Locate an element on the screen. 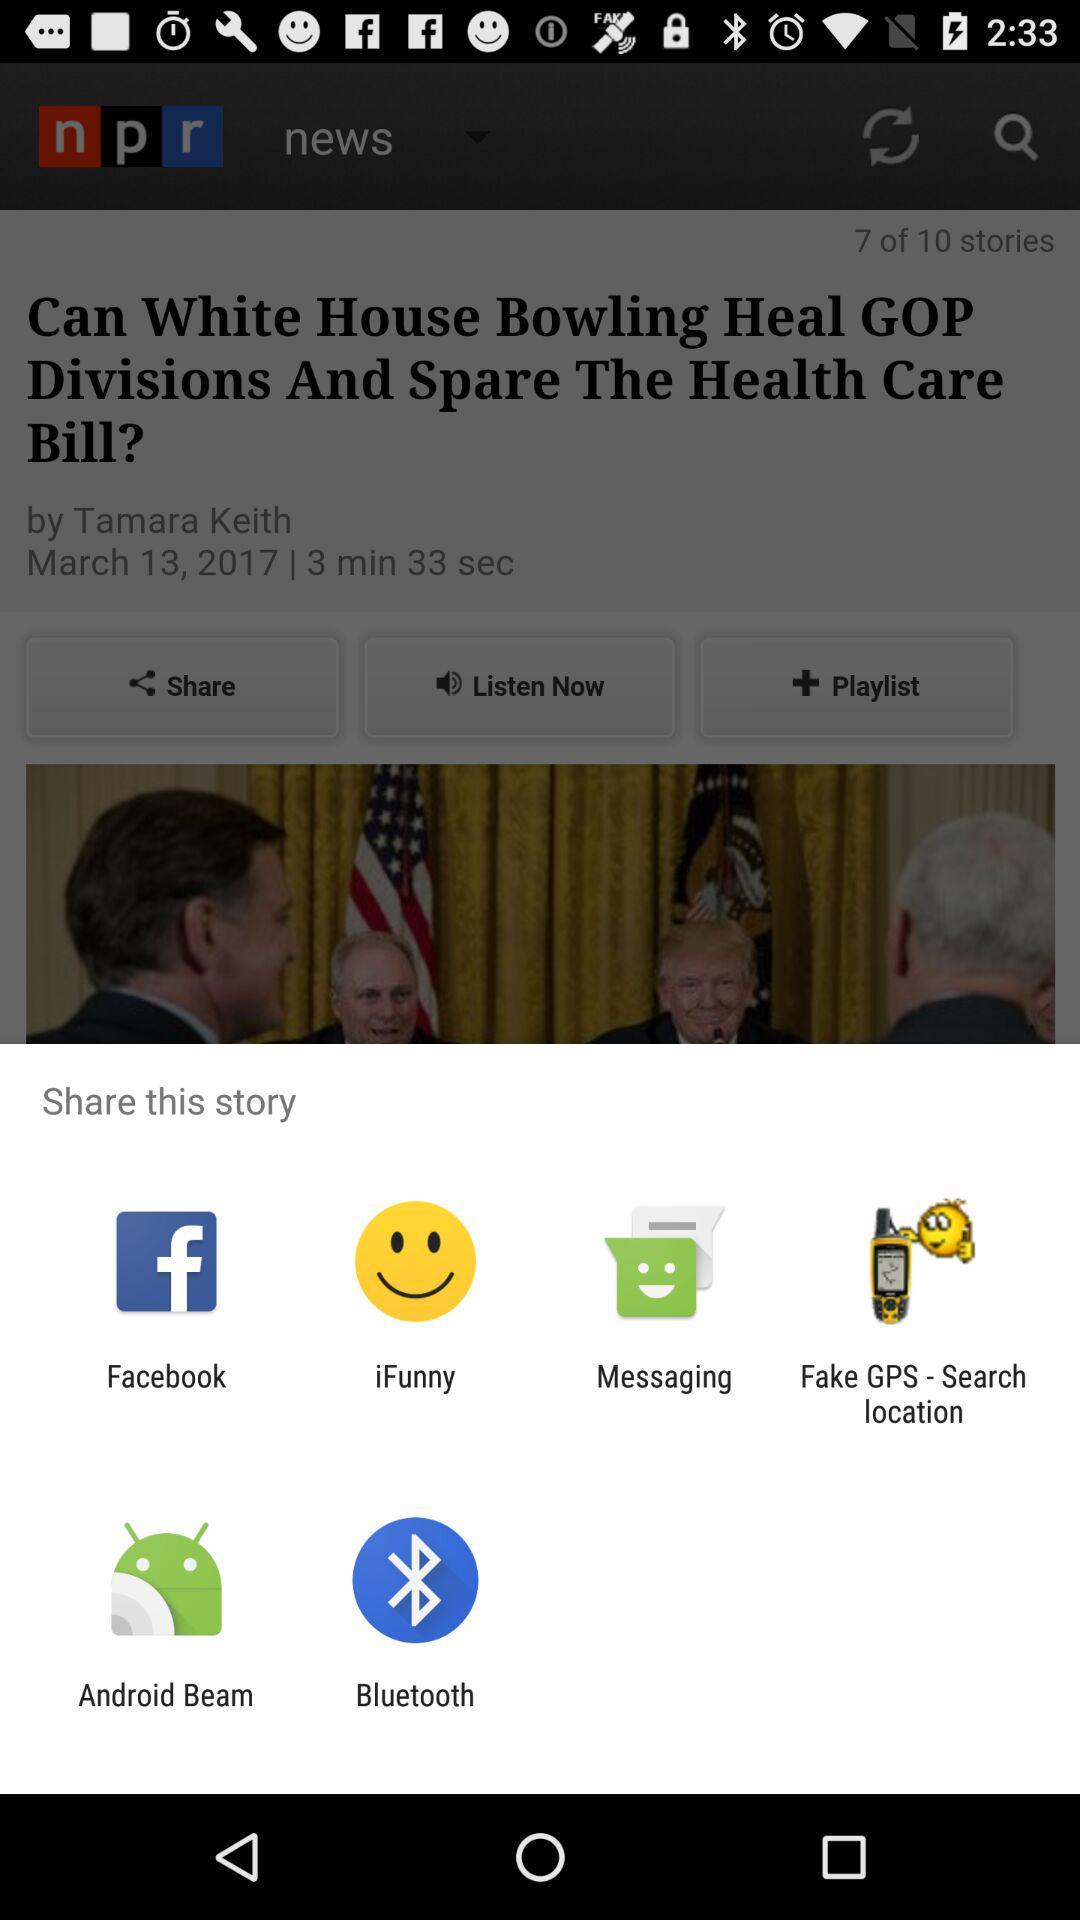 This screenshot has height=1920, width=1080. the item at the bottom right corner is located at coordinates (913, 1392).